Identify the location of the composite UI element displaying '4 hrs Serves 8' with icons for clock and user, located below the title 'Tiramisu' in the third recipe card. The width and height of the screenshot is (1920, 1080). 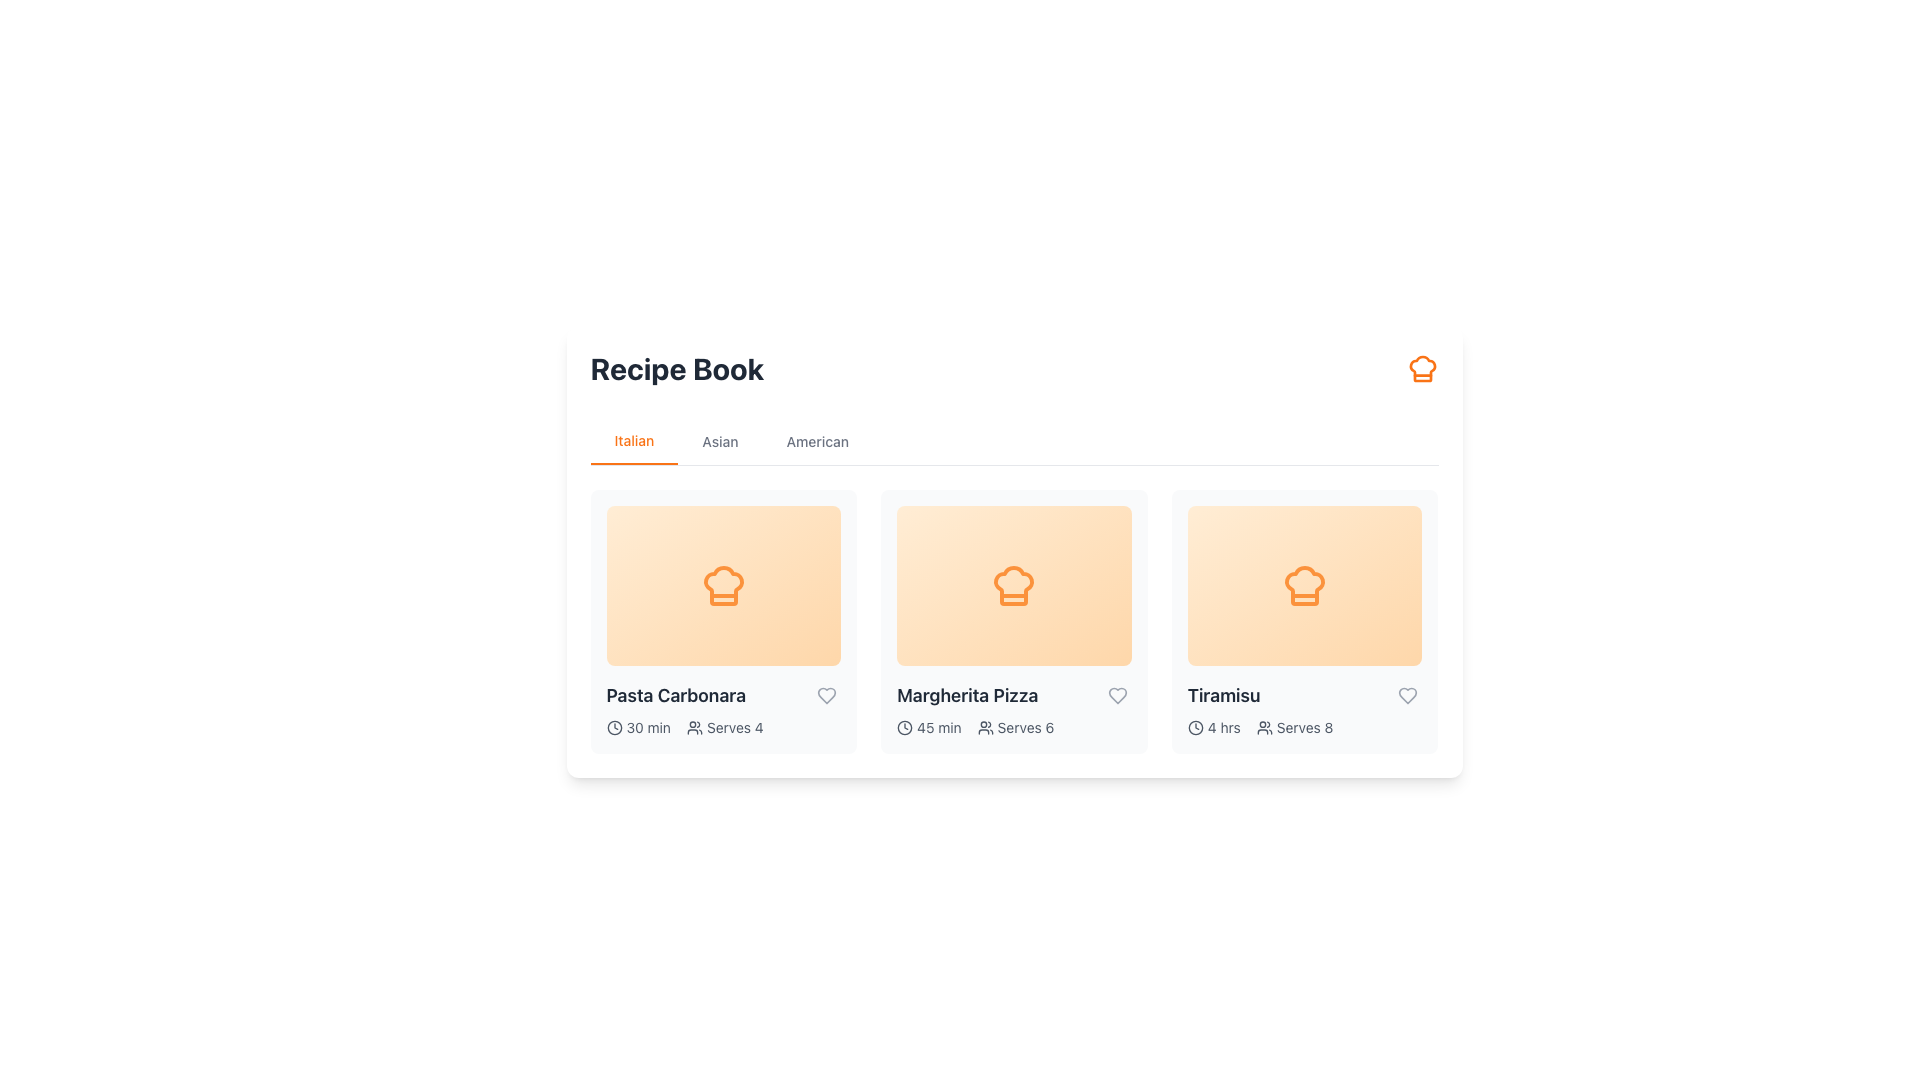
(1305, 728).